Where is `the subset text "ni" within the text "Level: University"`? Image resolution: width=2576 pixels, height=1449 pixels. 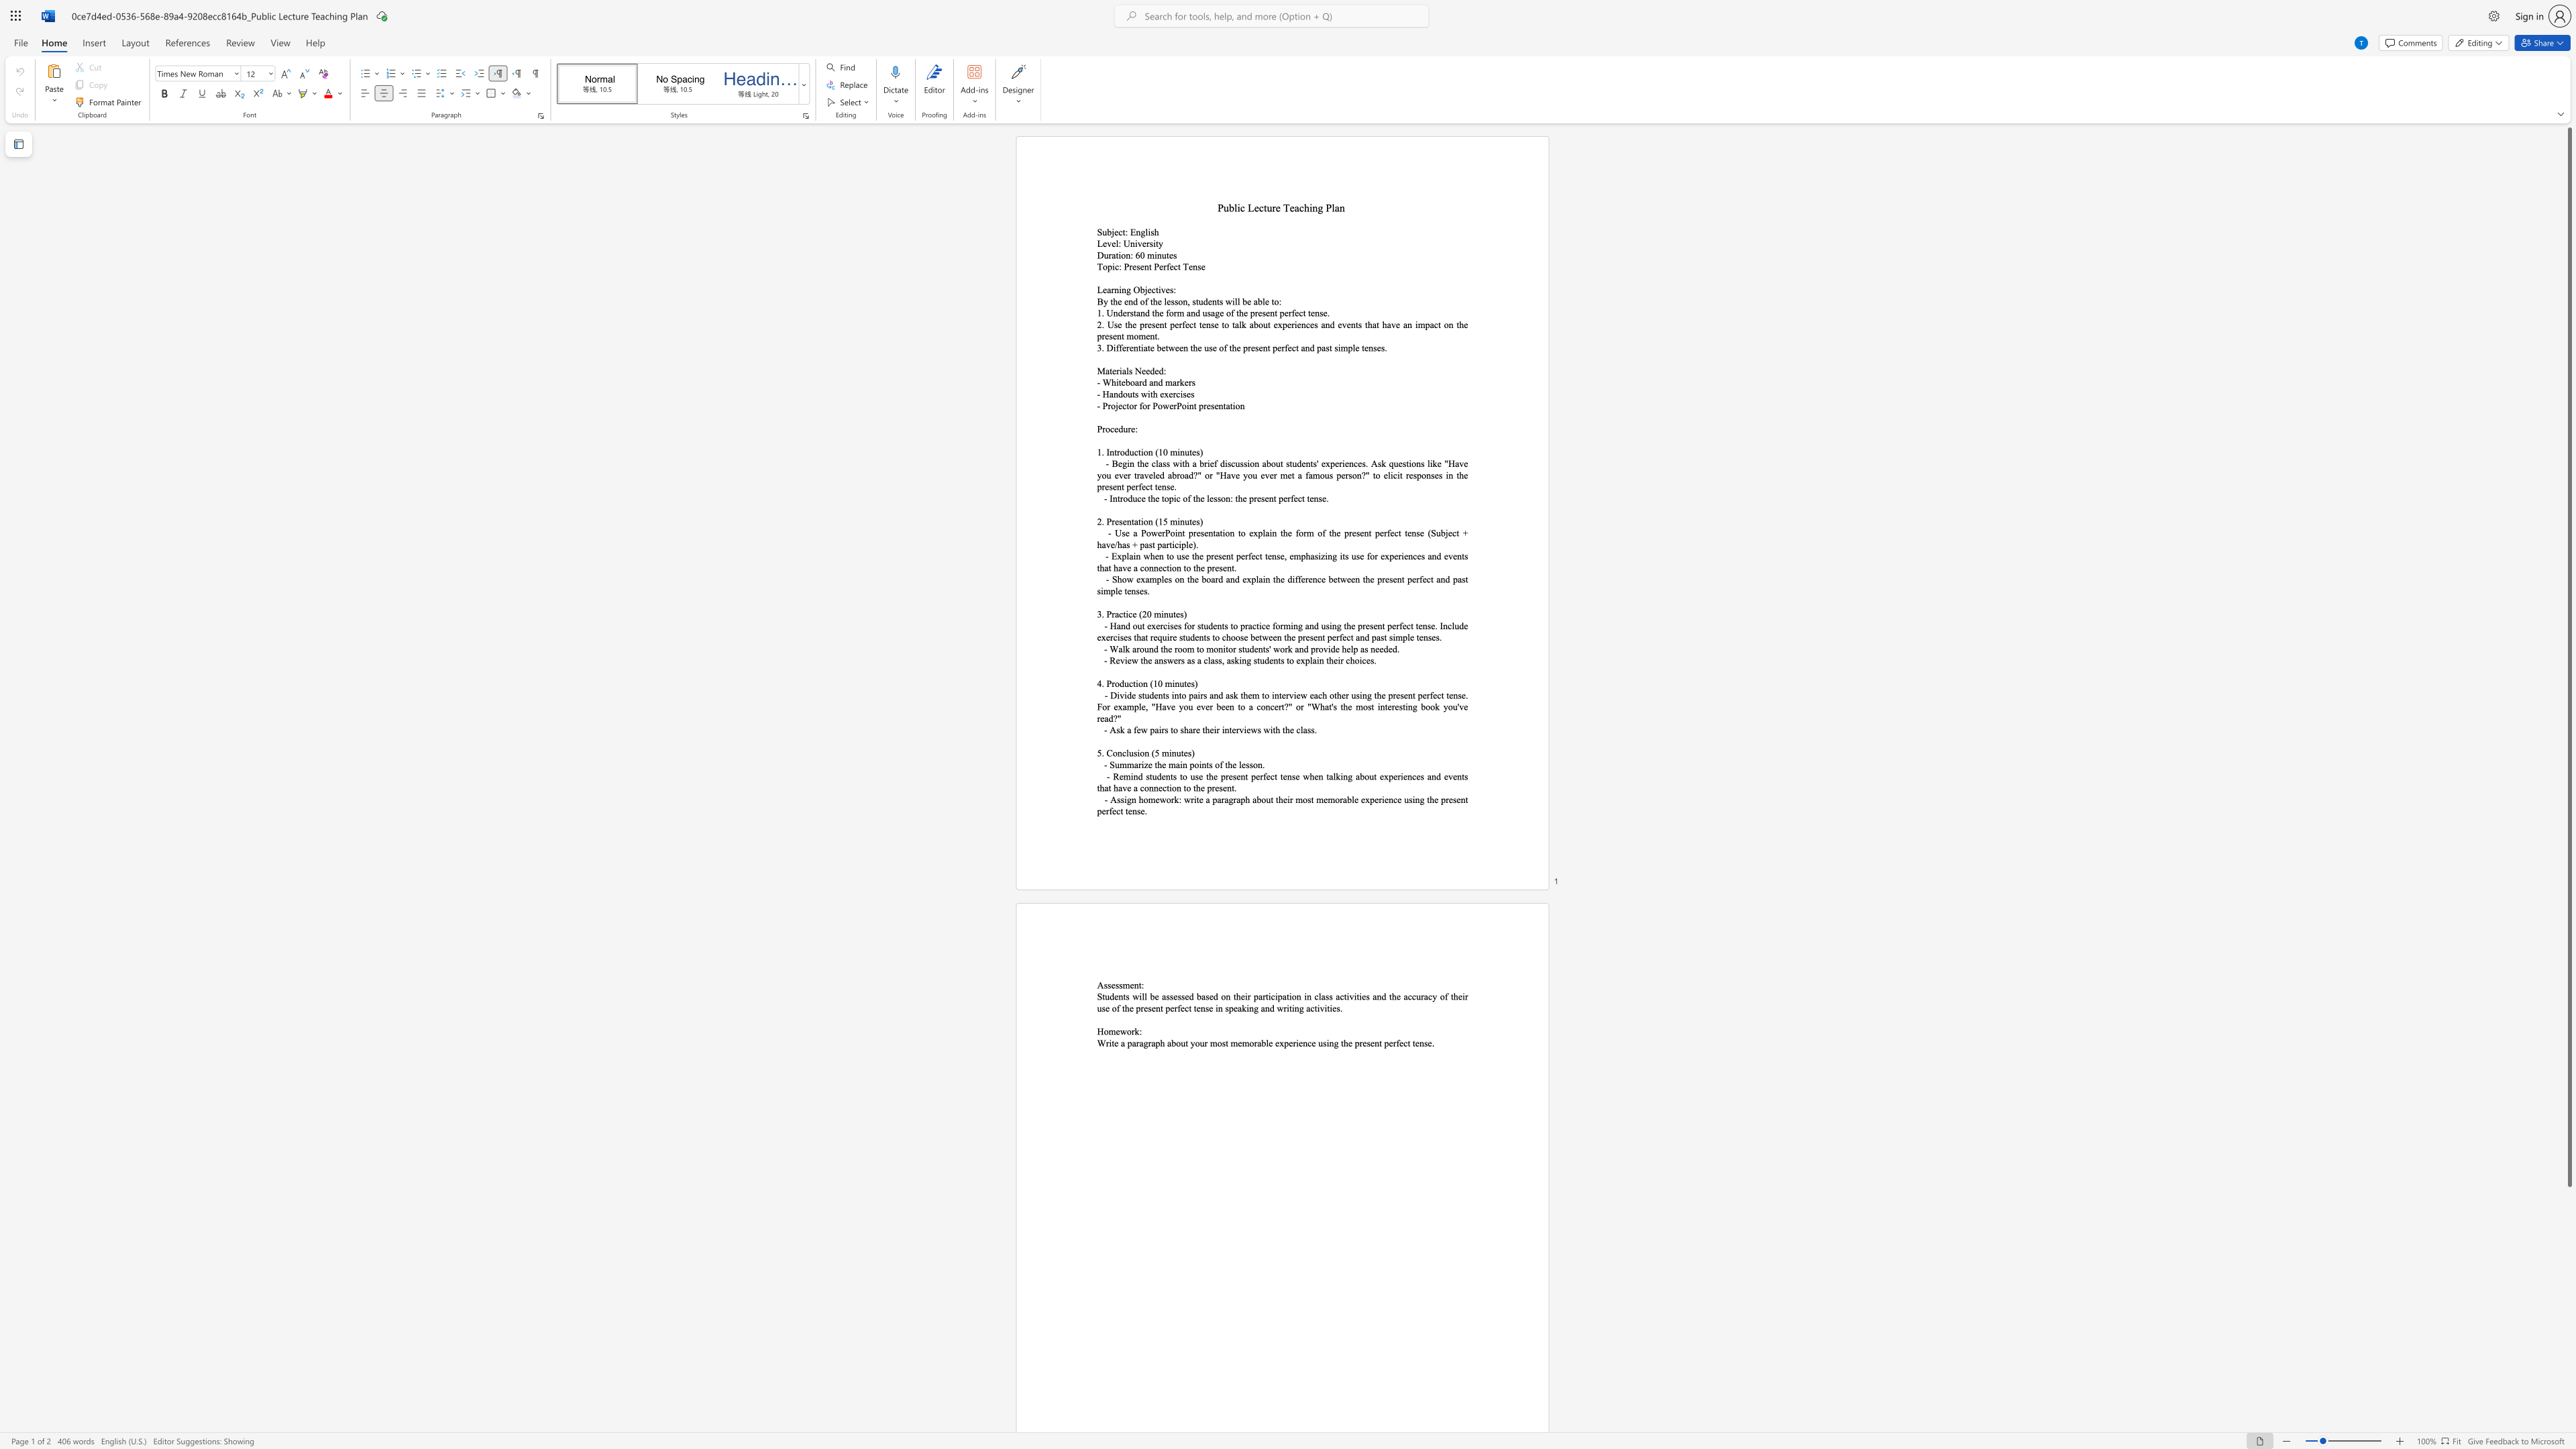 the subset text "ni" within the text "Level: University" is located at coordinates (1129, 242).